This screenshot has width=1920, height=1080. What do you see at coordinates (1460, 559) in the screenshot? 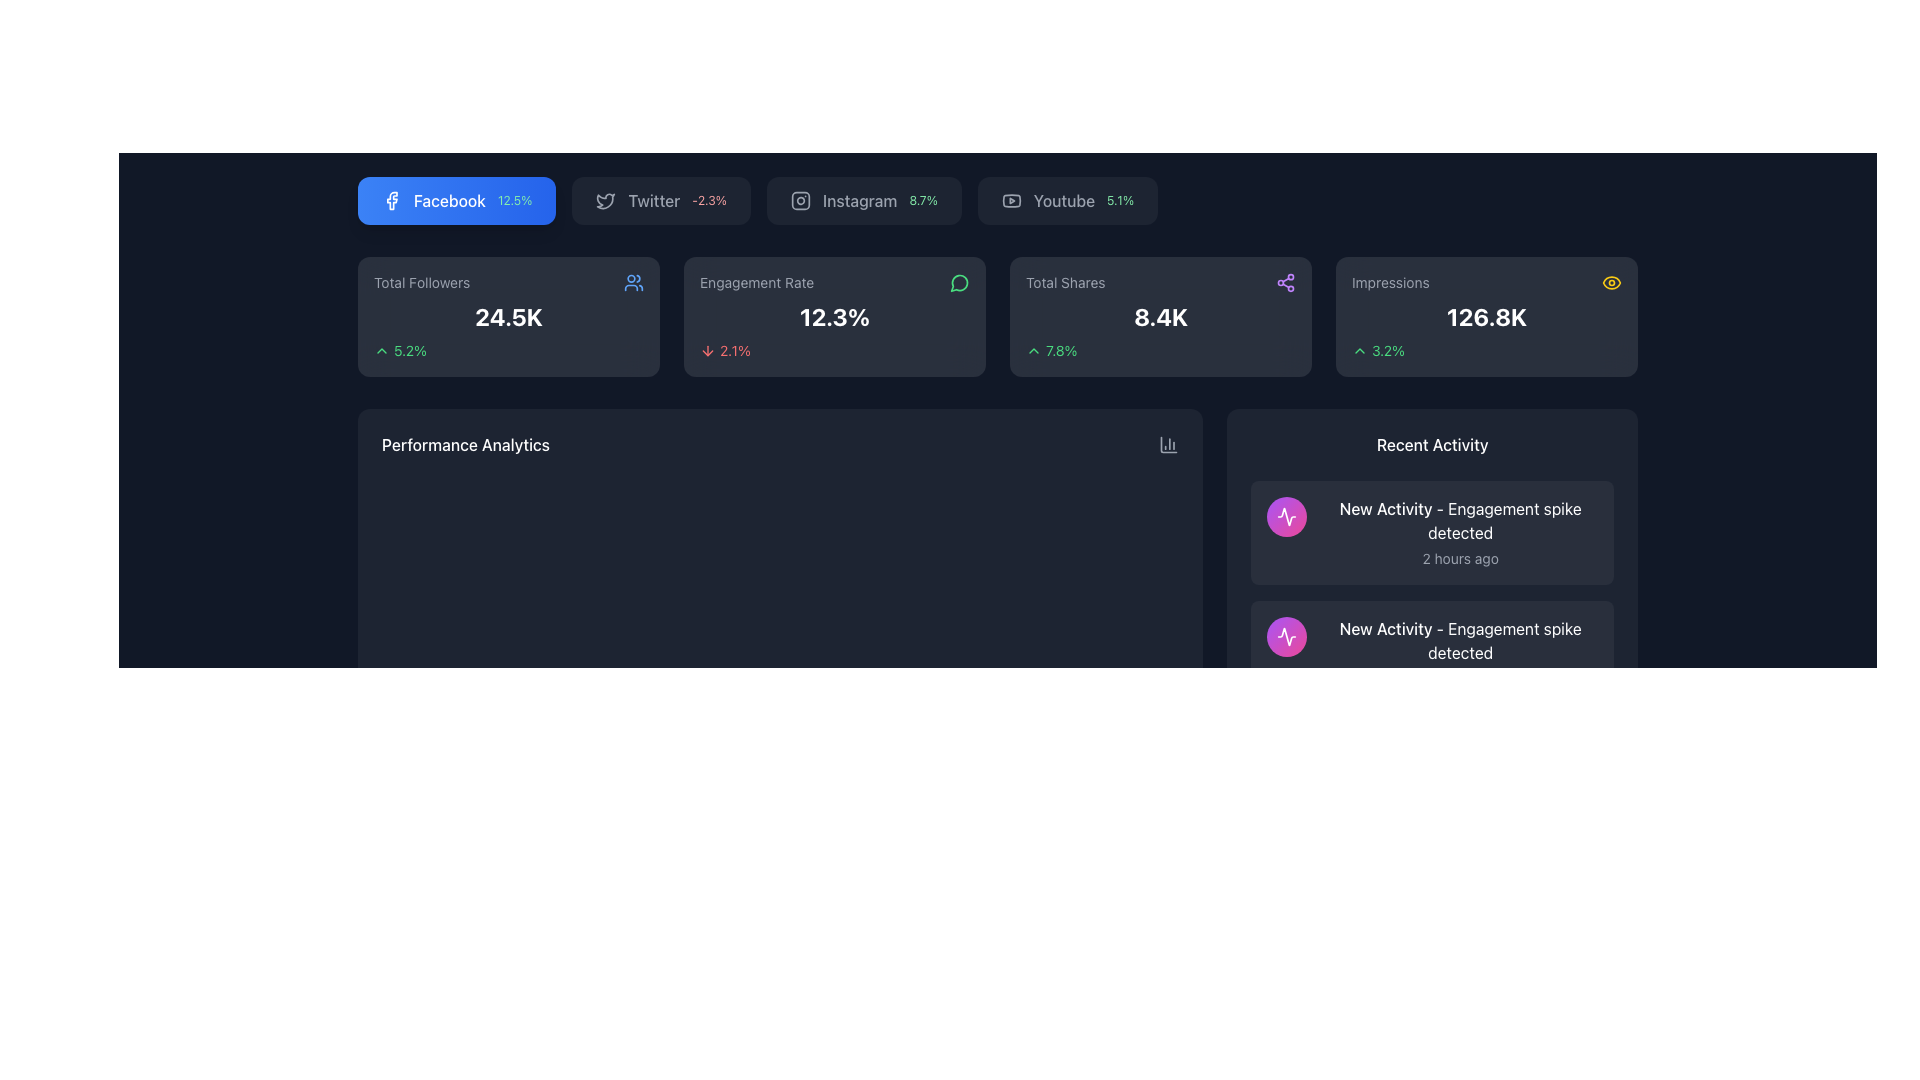
I see `the text label displaying '2 hours ago' in light gray font, located at the bottom center of the Recent Activity section in the darker background card` at bounding box center [1460, 559].